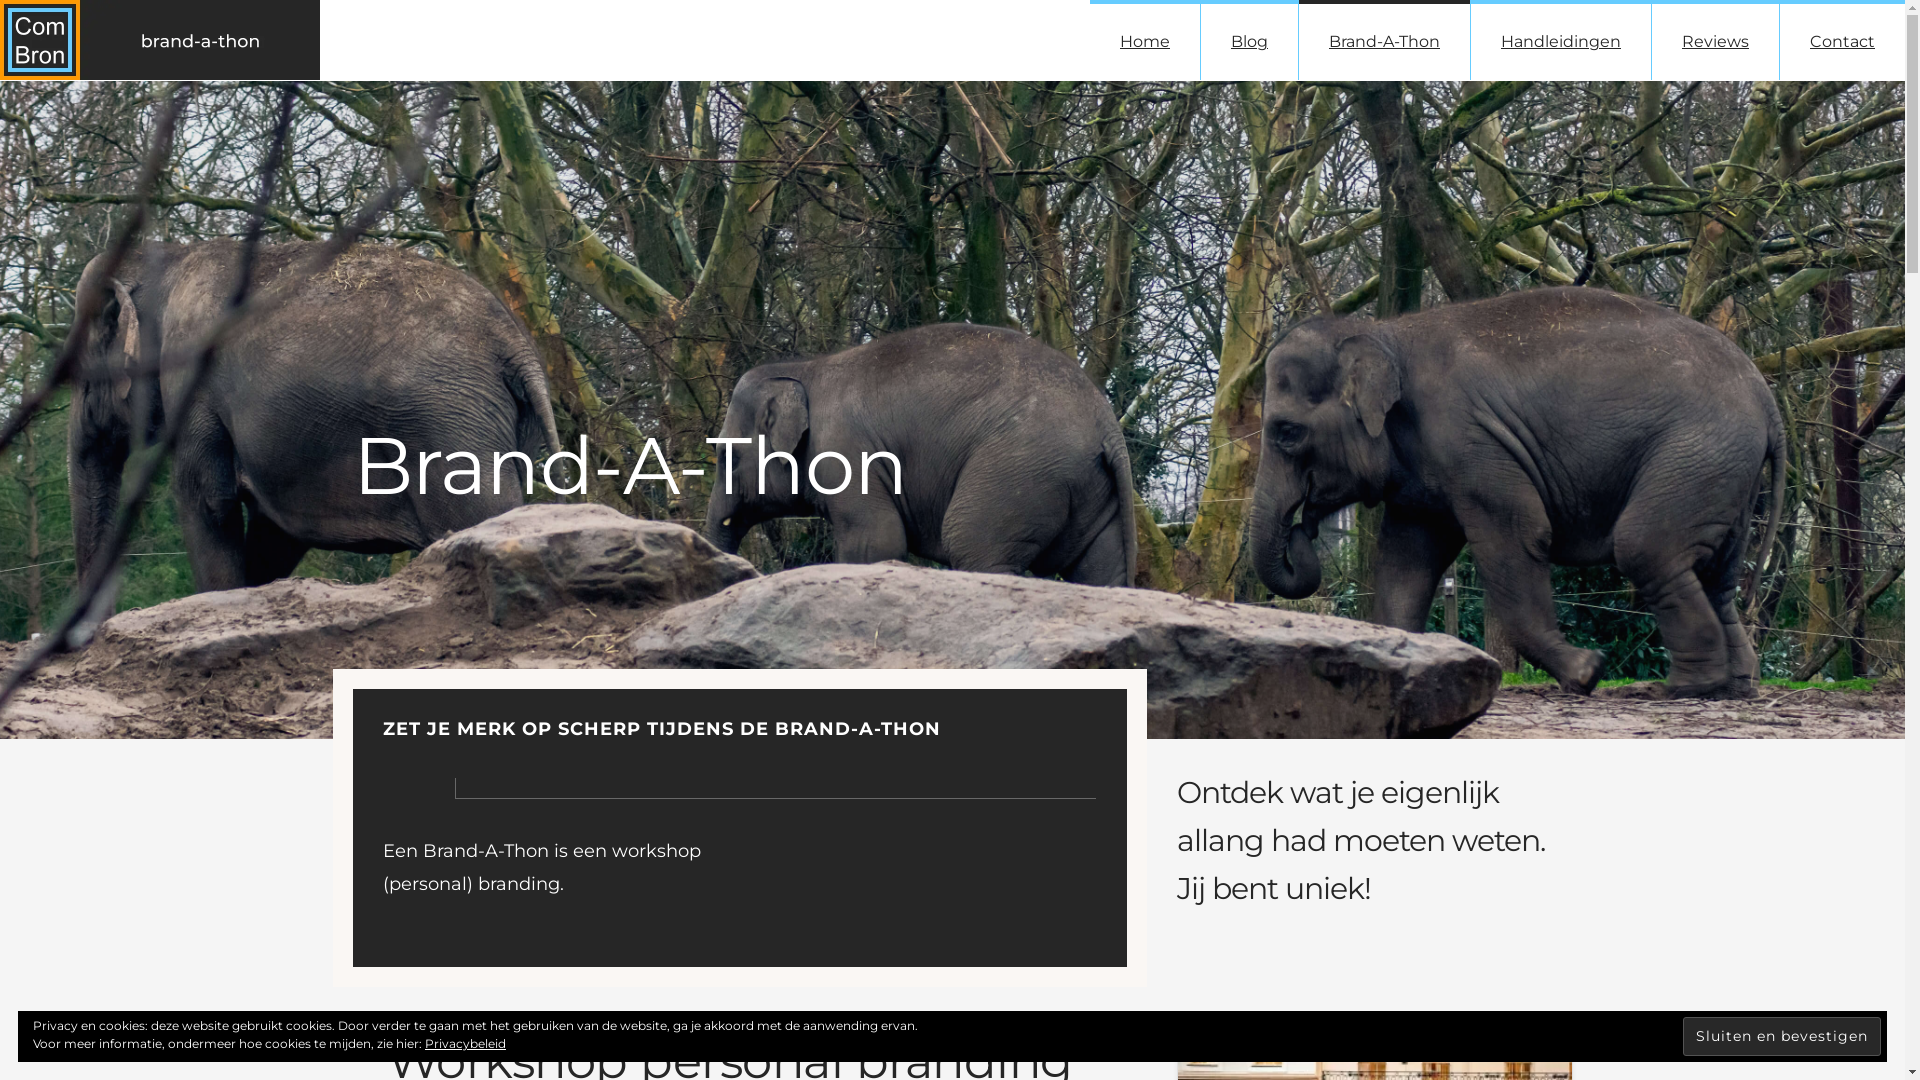 The image size is (1920, 1080). I want to click on 'Contact', so click(1841, 39).